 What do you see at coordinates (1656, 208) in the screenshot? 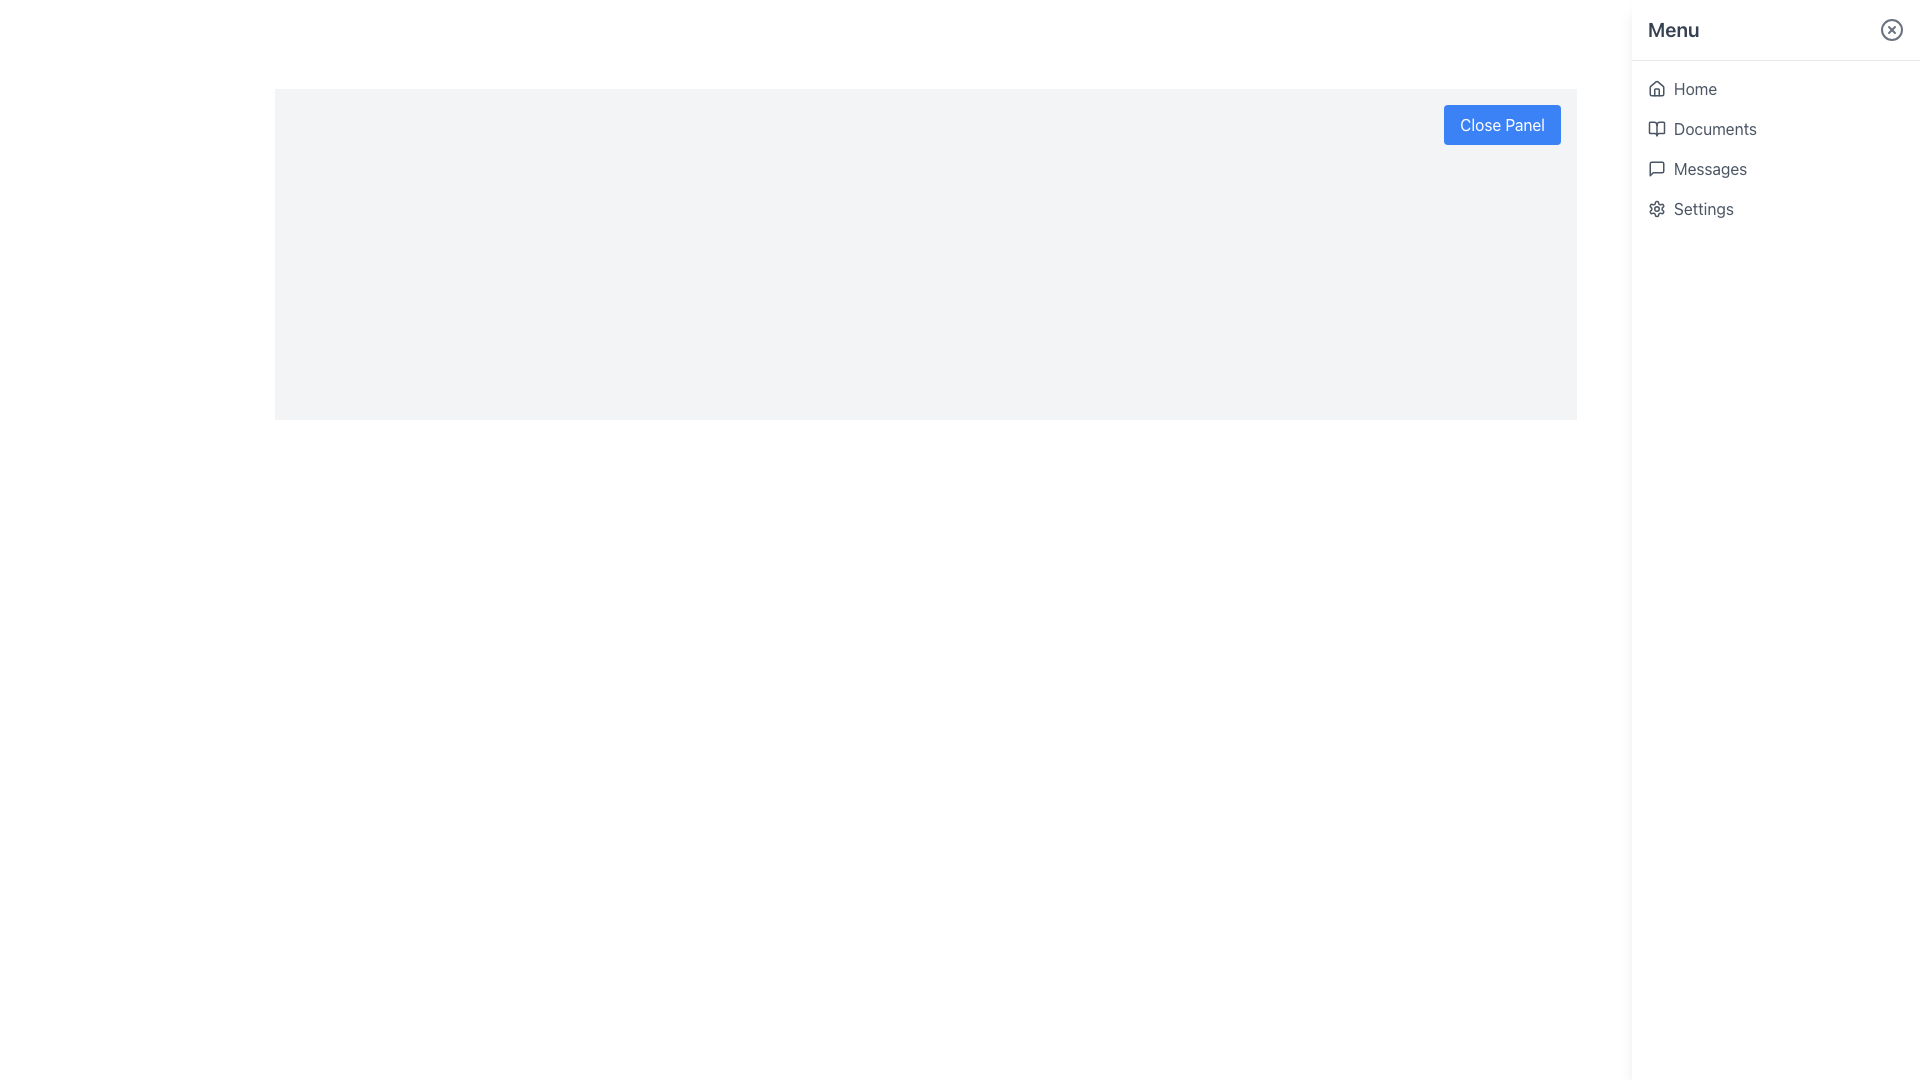
I see `the gear icon next to the 'Settings' label` at bounding box center [1656, 208].